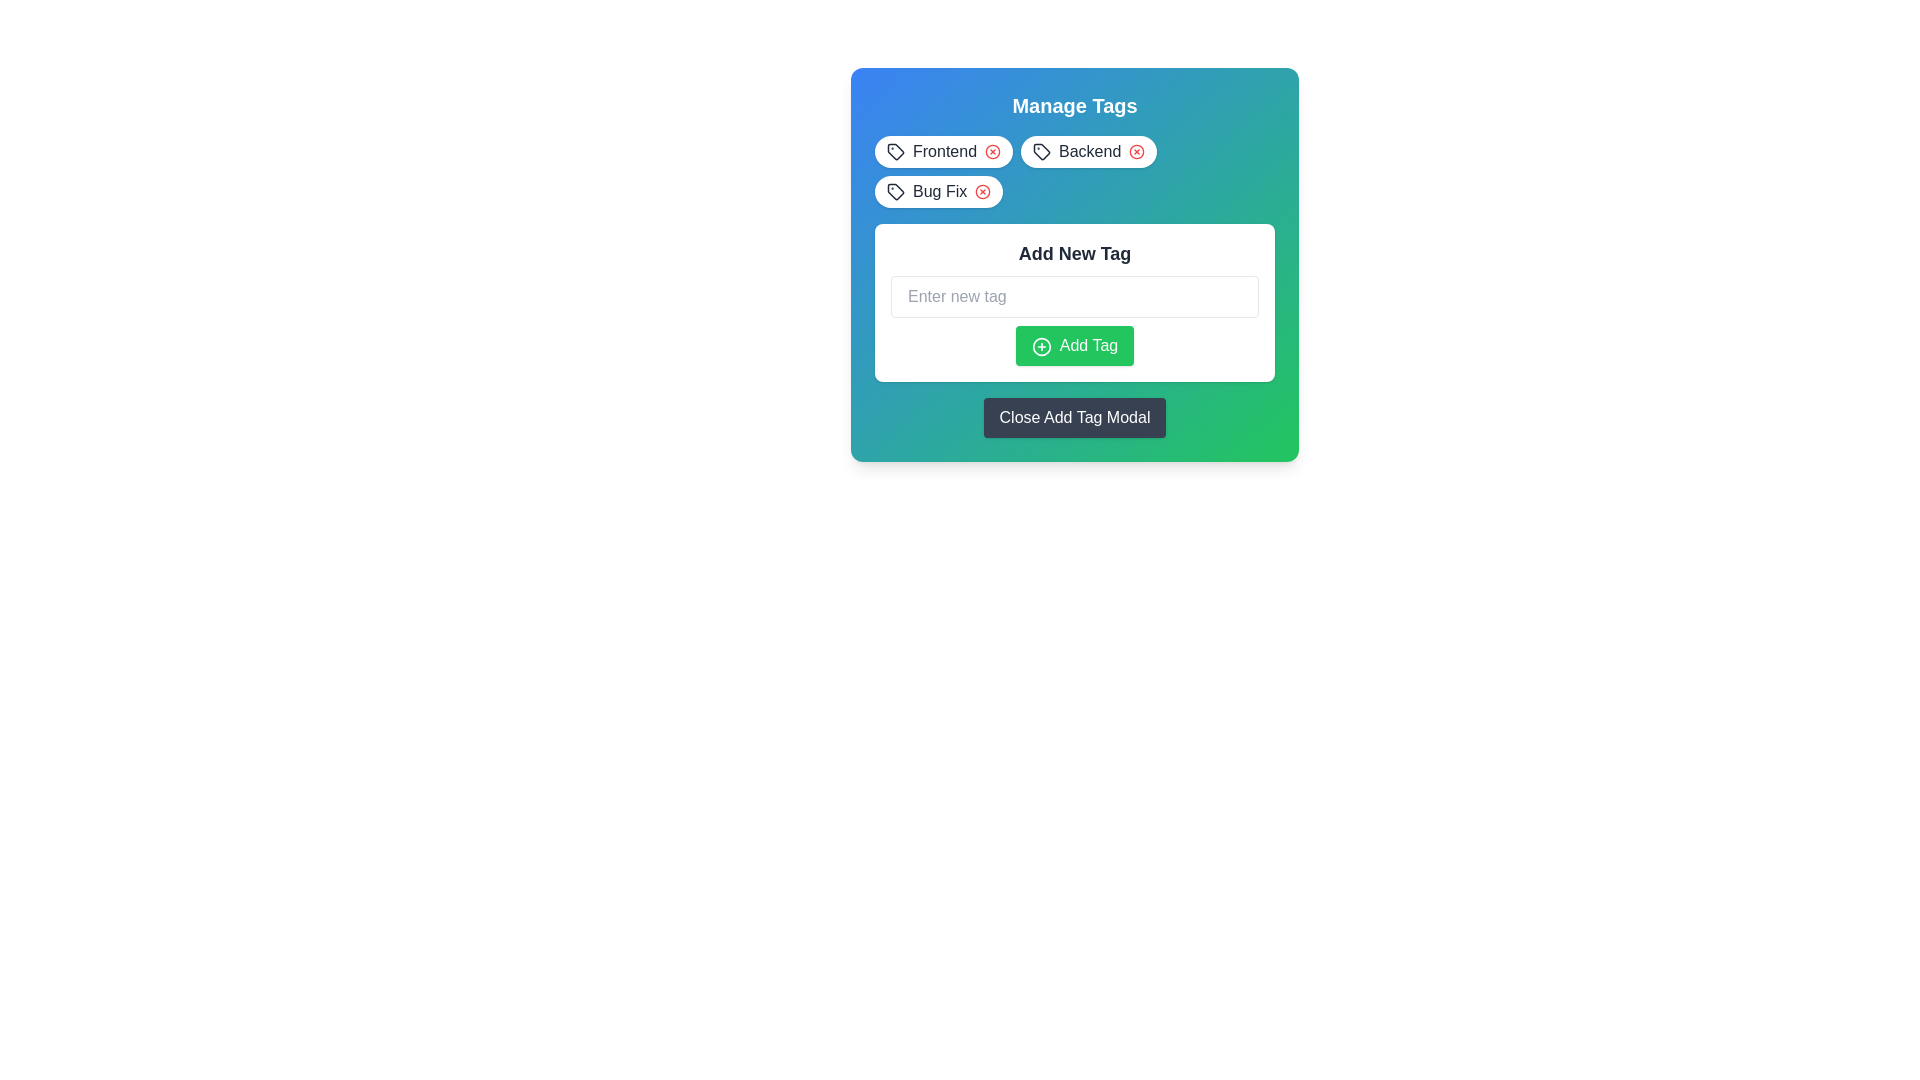 The width and height of the screenshot is (1920, 1080). I want to click on the 'Add Tag' button, which is a rectangular button with a green background and white text, located in the 'Add New Tag' modal, below the 'Enter new tag' input field, so click(1074, 345).